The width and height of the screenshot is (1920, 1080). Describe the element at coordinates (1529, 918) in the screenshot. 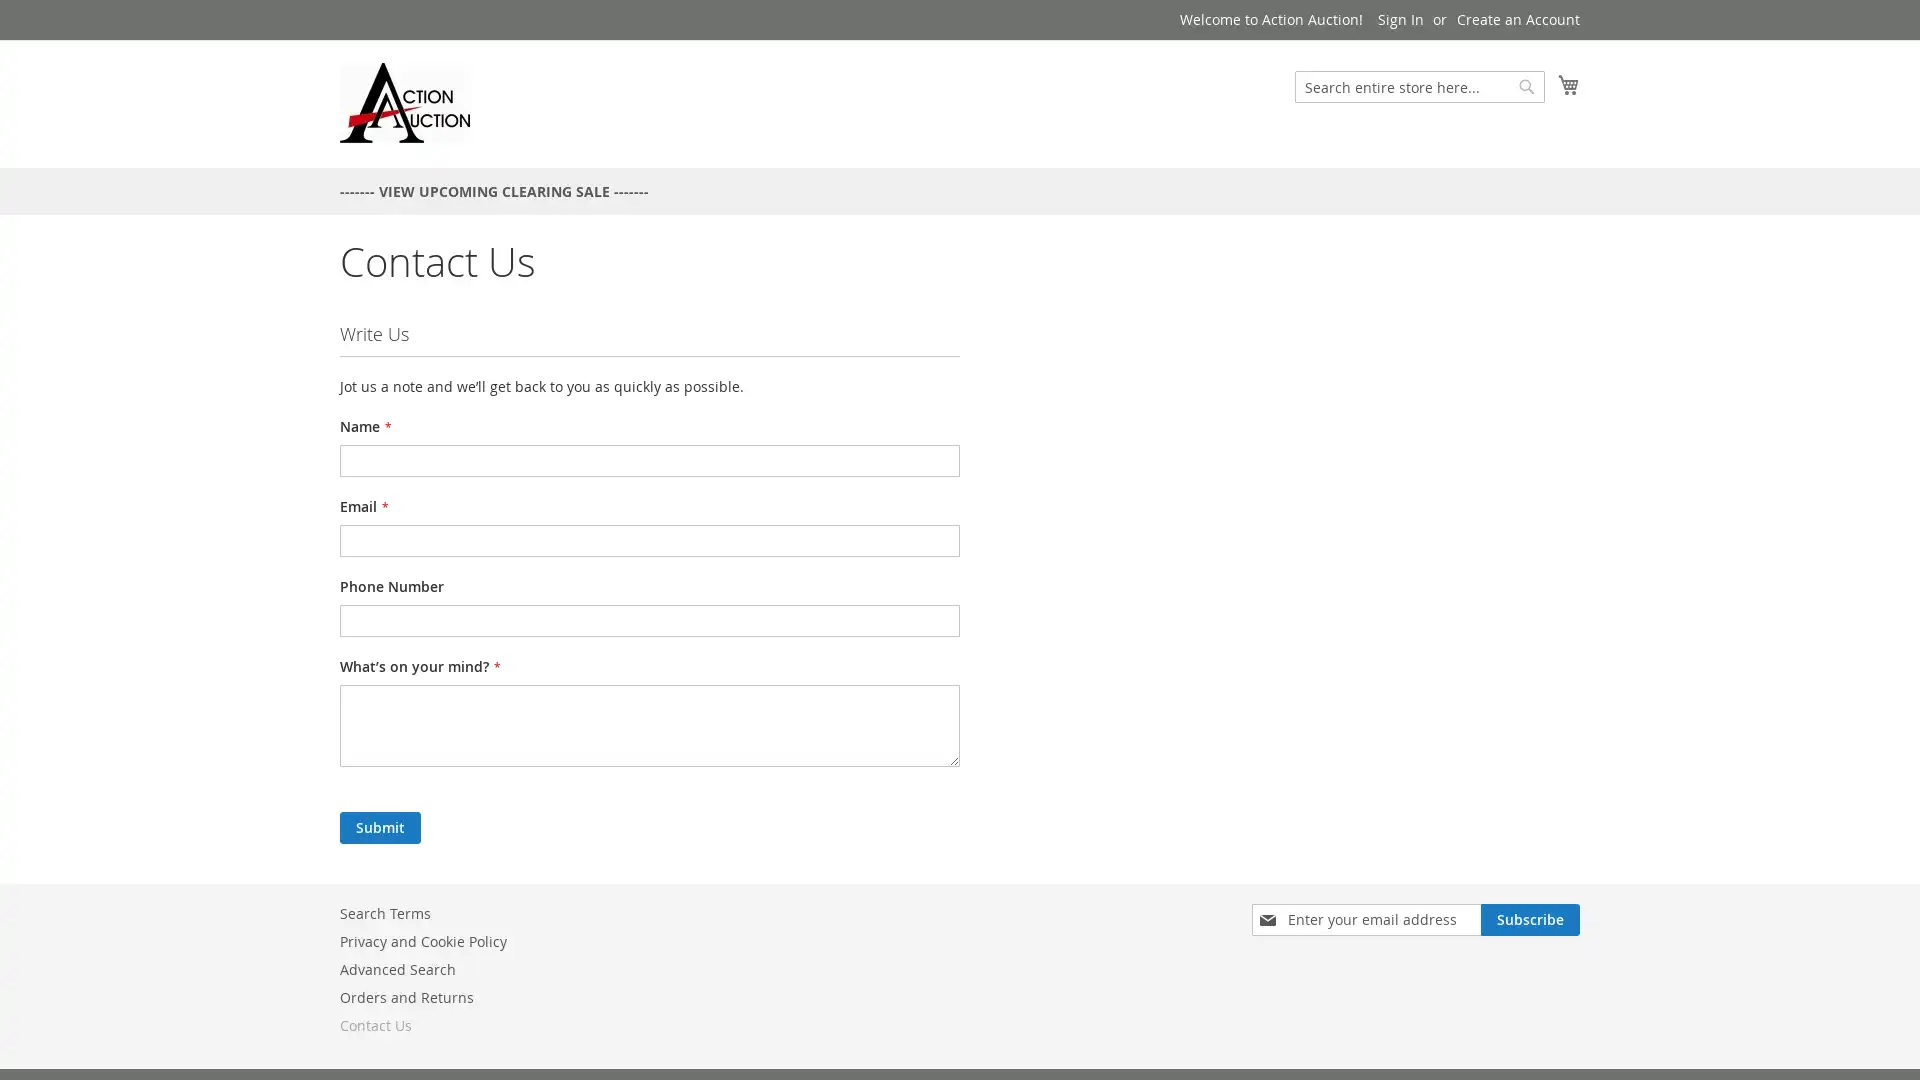

I see `Subscribe` at that location.